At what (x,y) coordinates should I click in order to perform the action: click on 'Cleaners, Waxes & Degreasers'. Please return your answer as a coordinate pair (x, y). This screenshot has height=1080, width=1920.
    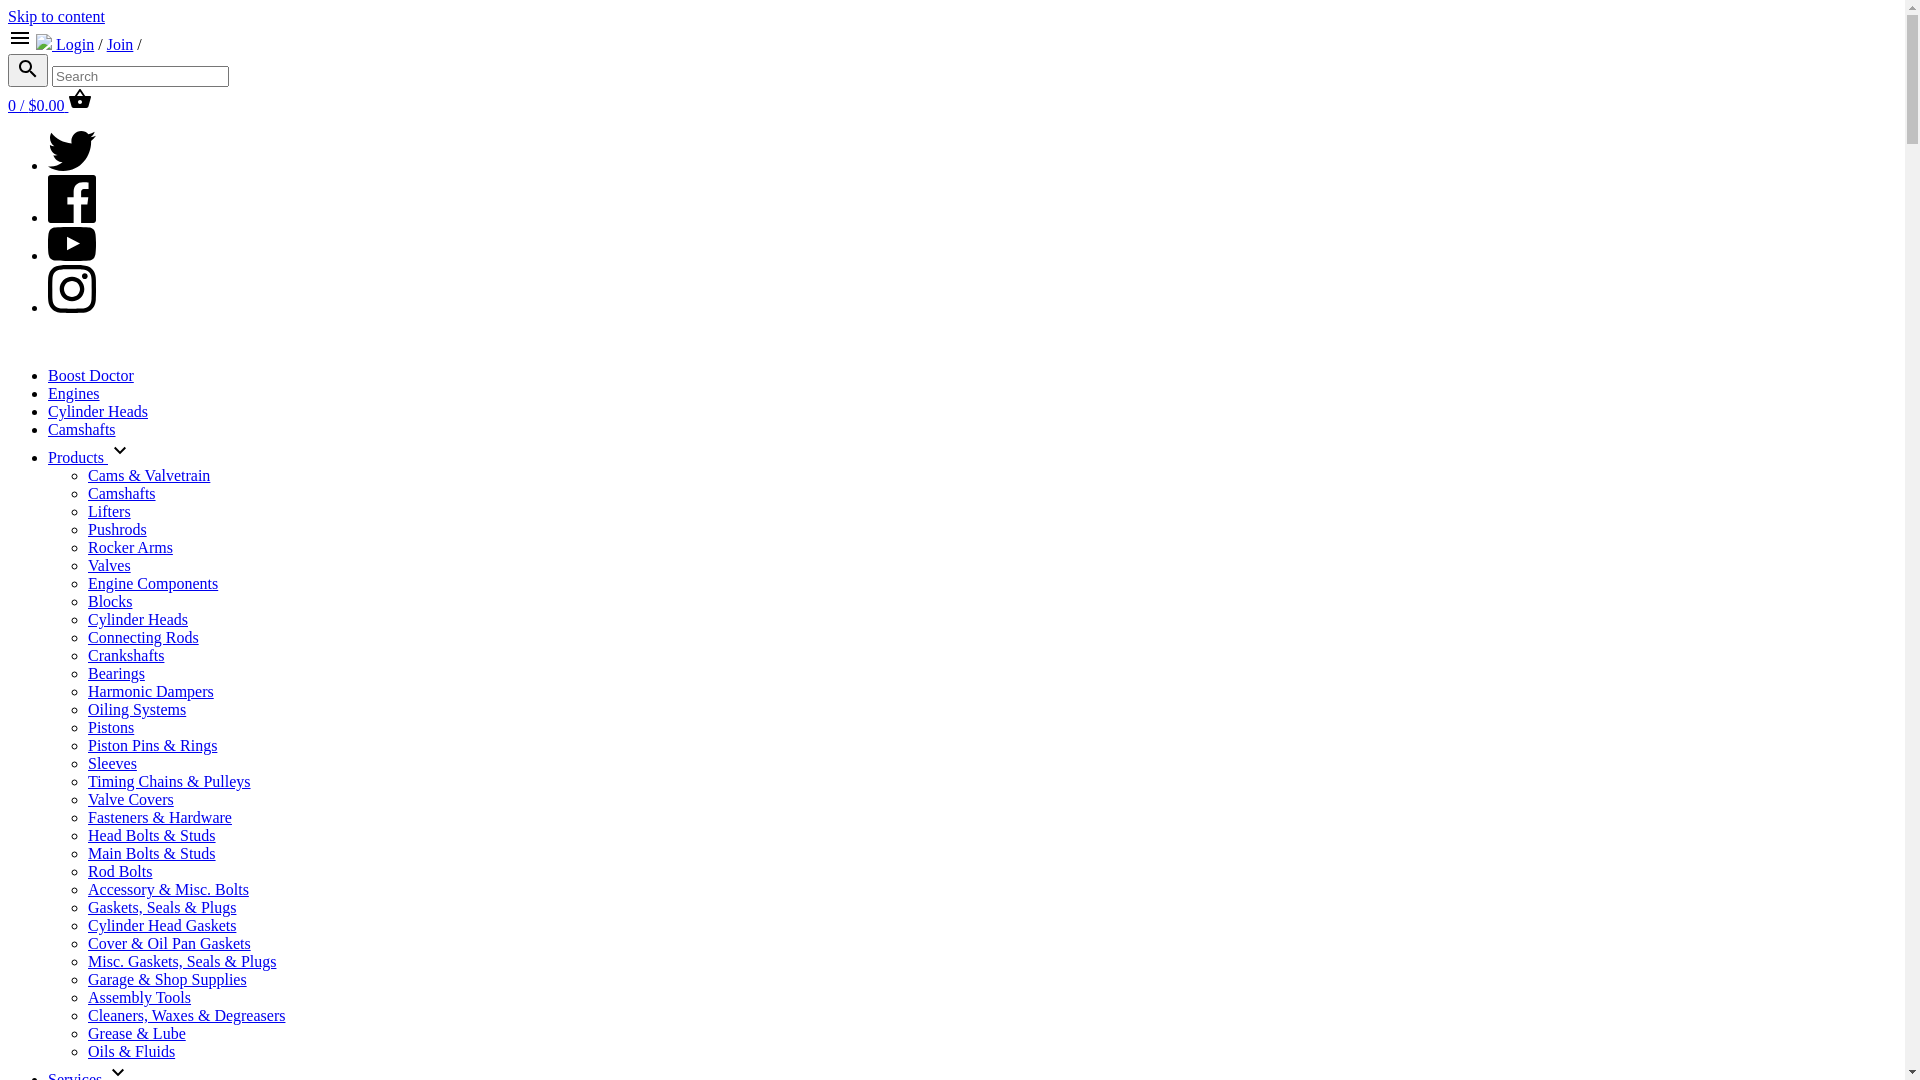
    Looking at the image, I should click on (186, 1015).